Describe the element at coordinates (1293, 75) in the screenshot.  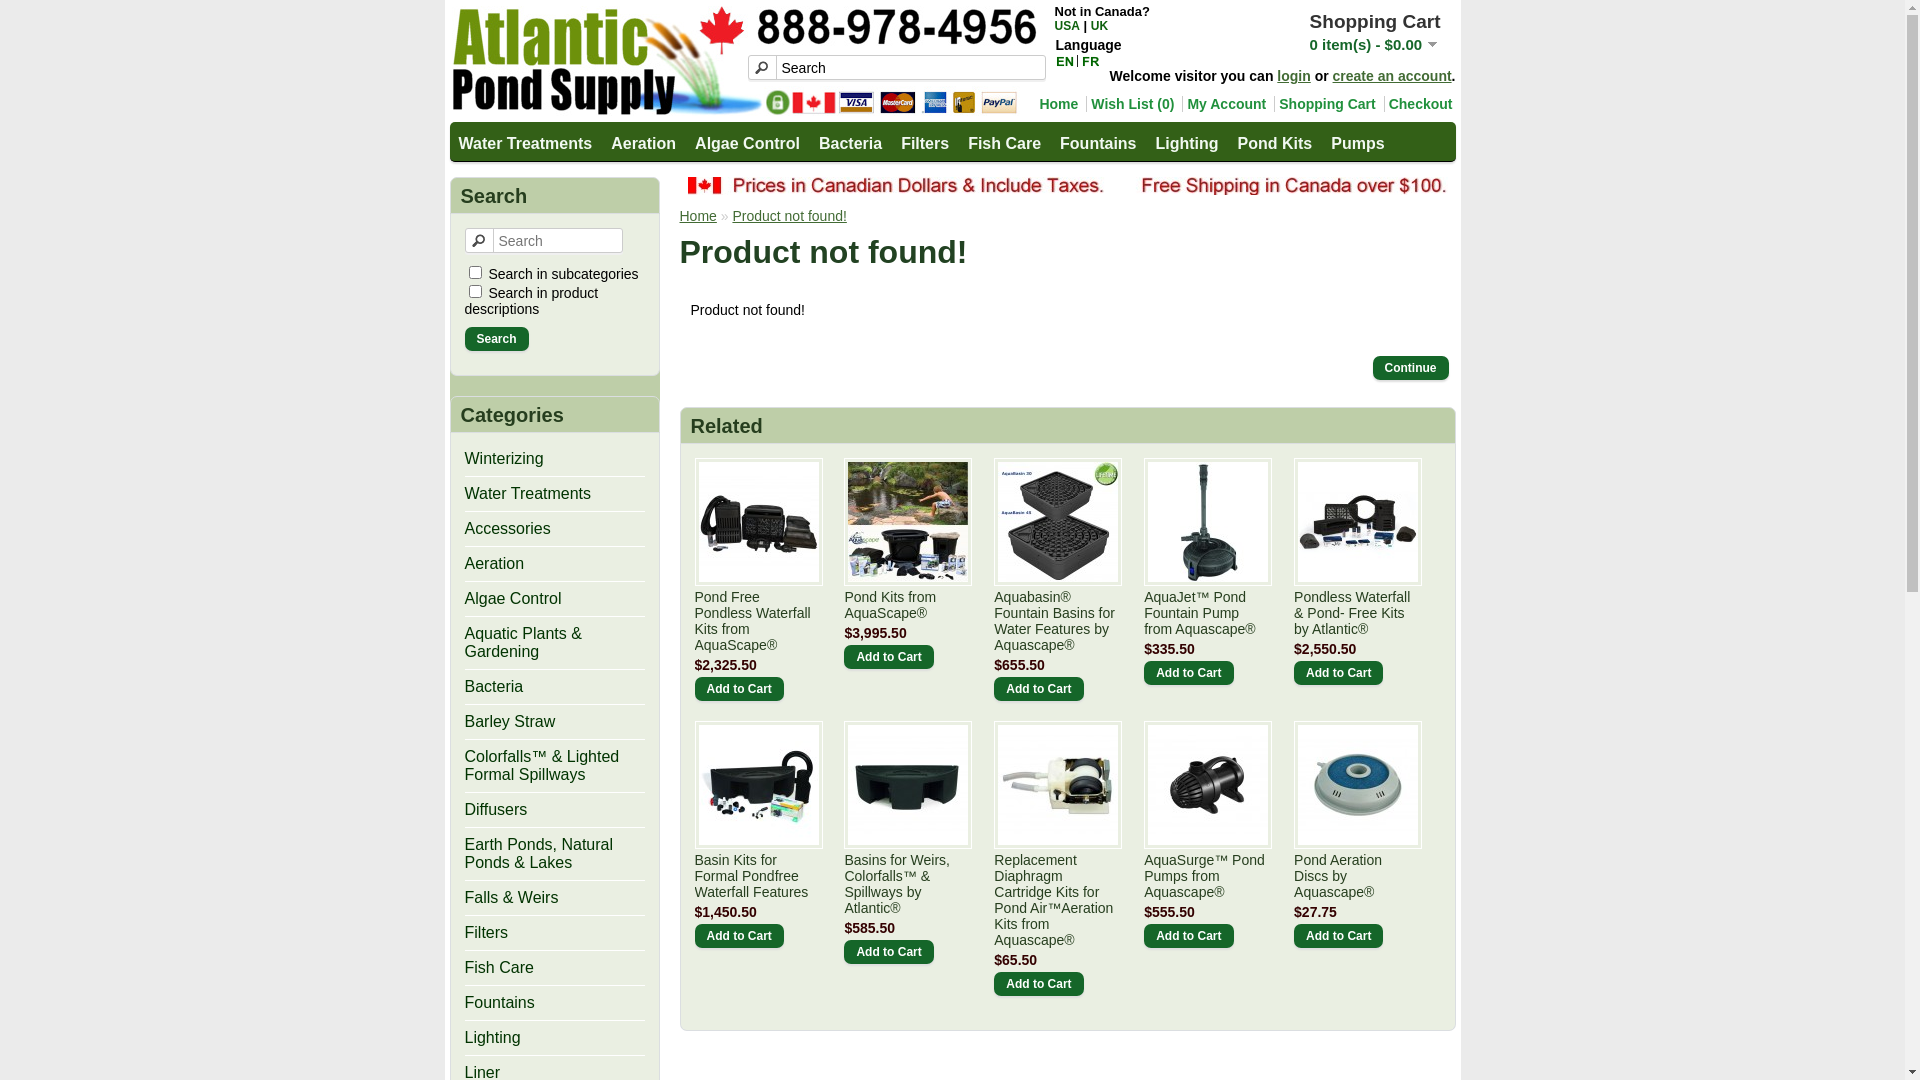
I see `'login'` at that location.